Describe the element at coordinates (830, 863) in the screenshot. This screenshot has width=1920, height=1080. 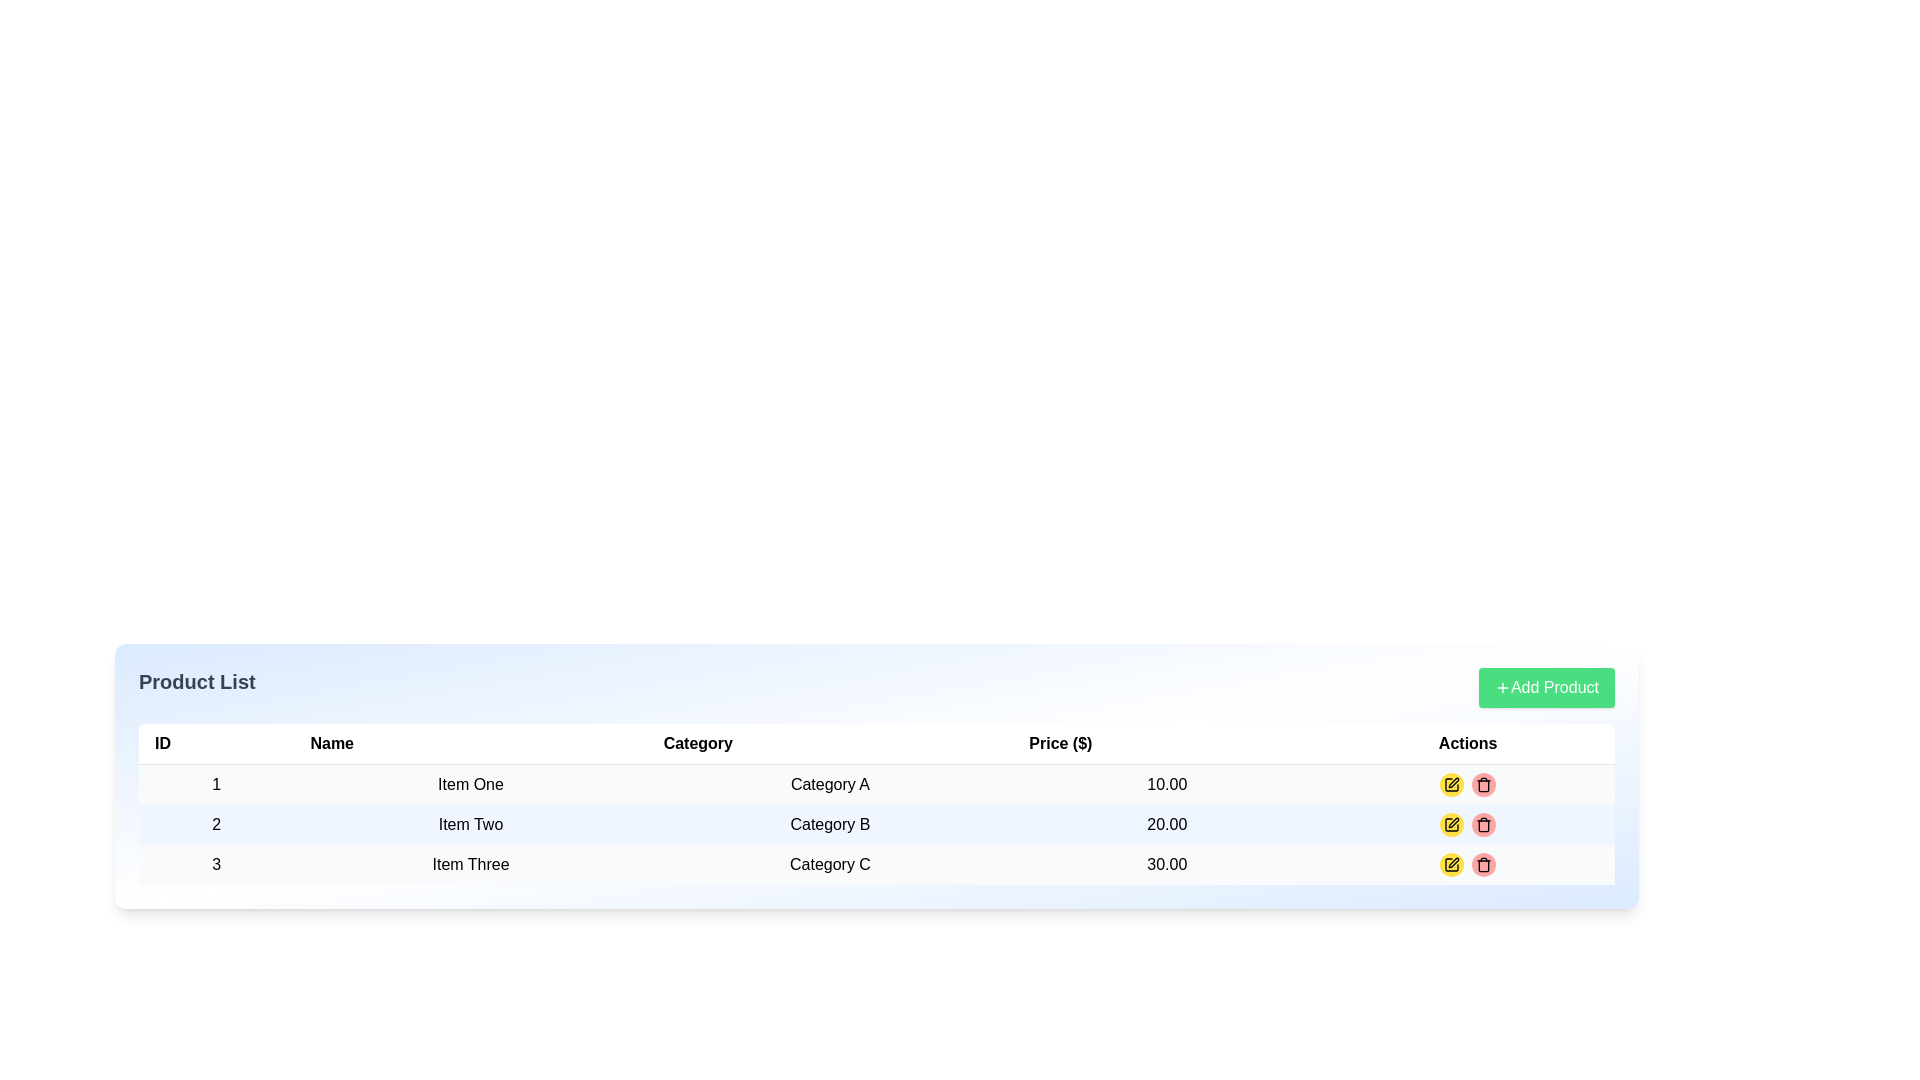
I see `the text label reading 'Category C'` at that location.